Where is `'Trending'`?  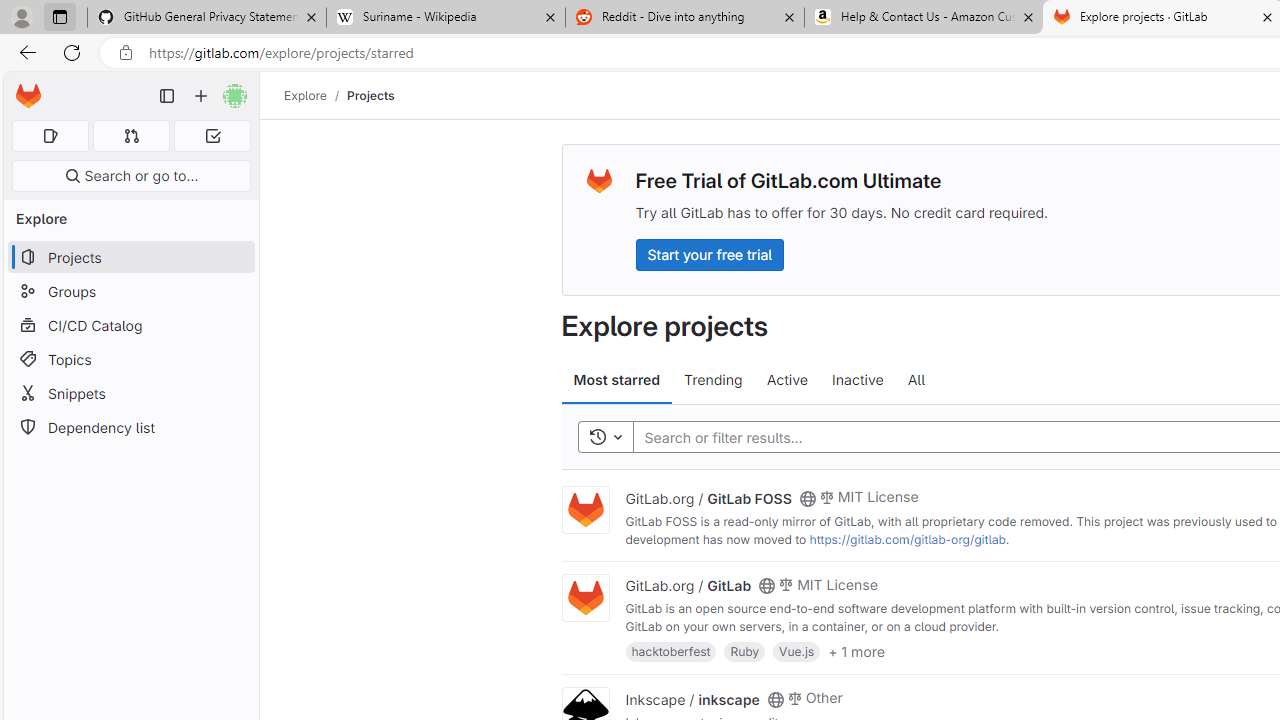 'Trending' is located at coordinates (713, 380).